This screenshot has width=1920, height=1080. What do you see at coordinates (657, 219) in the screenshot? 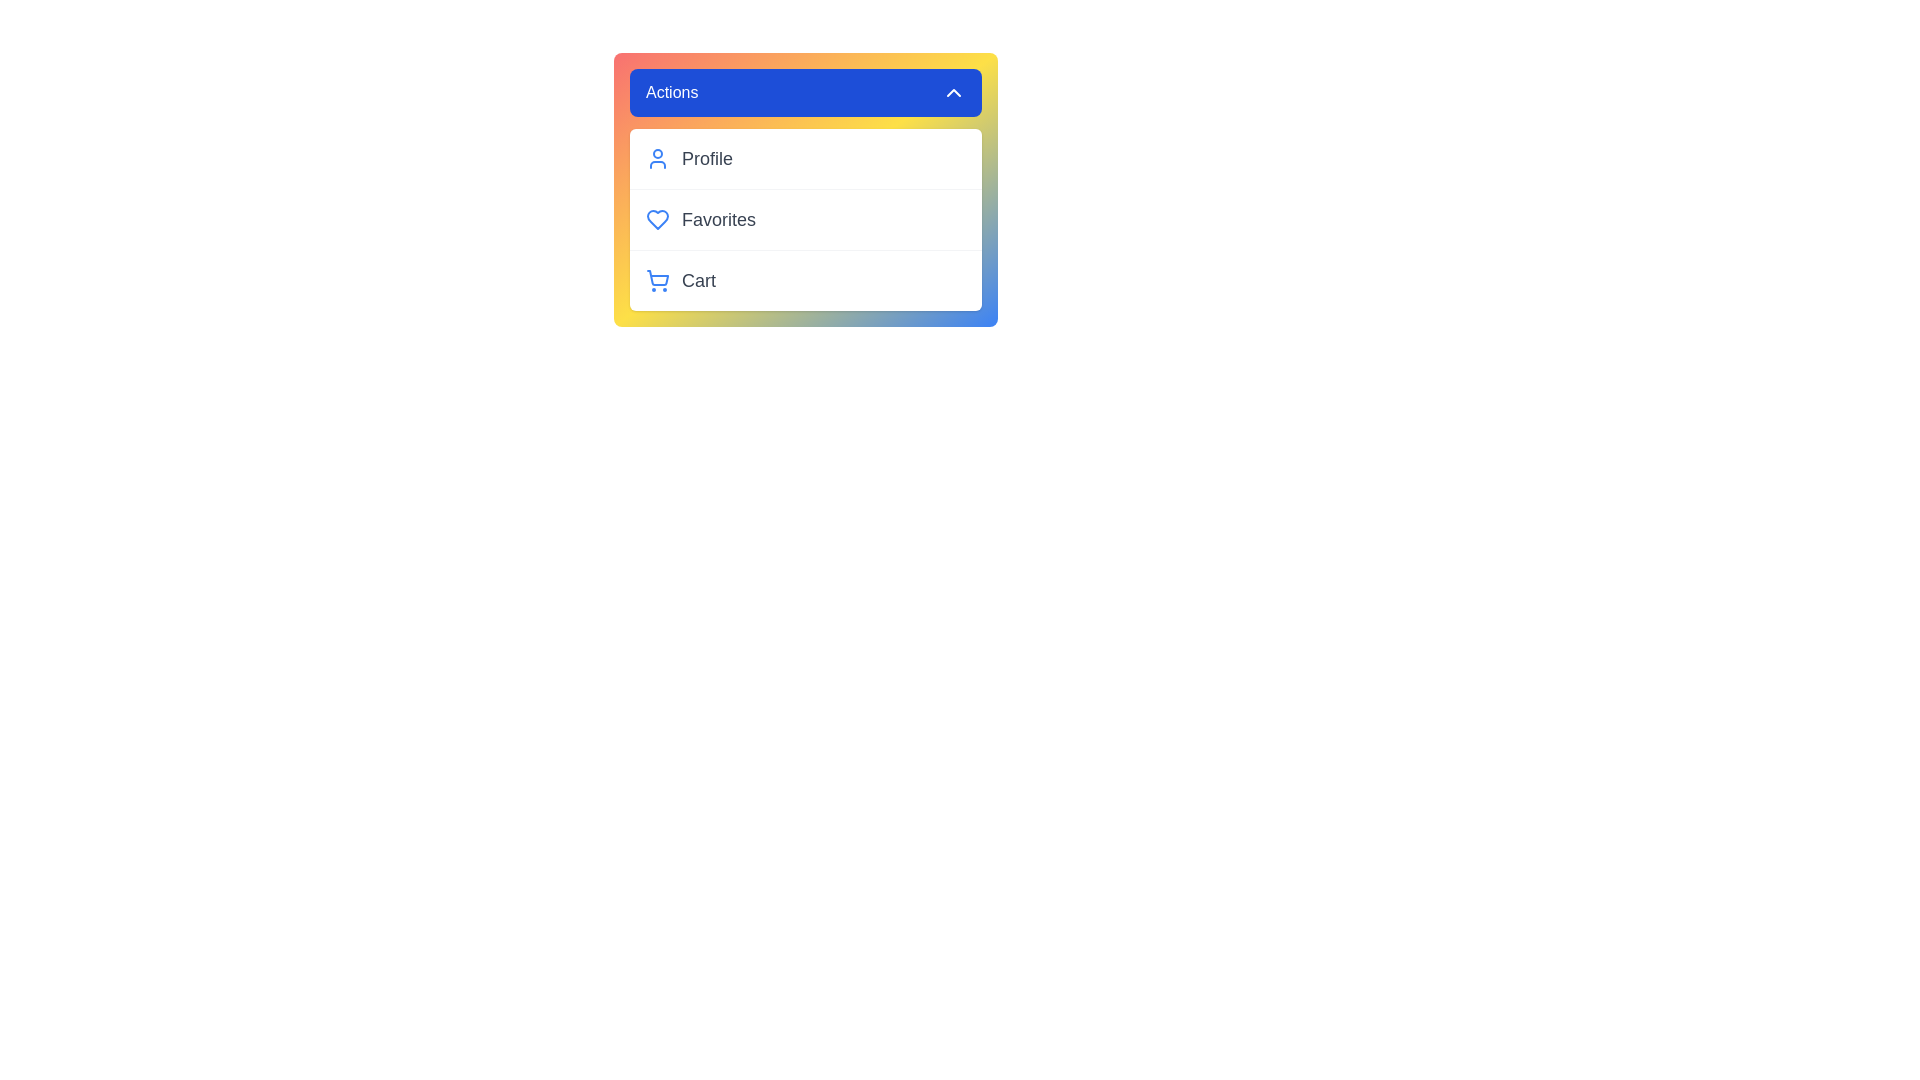
I see `the heart-shaped icon with a blue outline located to the left of the word 'Favorites' in the dropdown menu` at bounding box center [657, 219].